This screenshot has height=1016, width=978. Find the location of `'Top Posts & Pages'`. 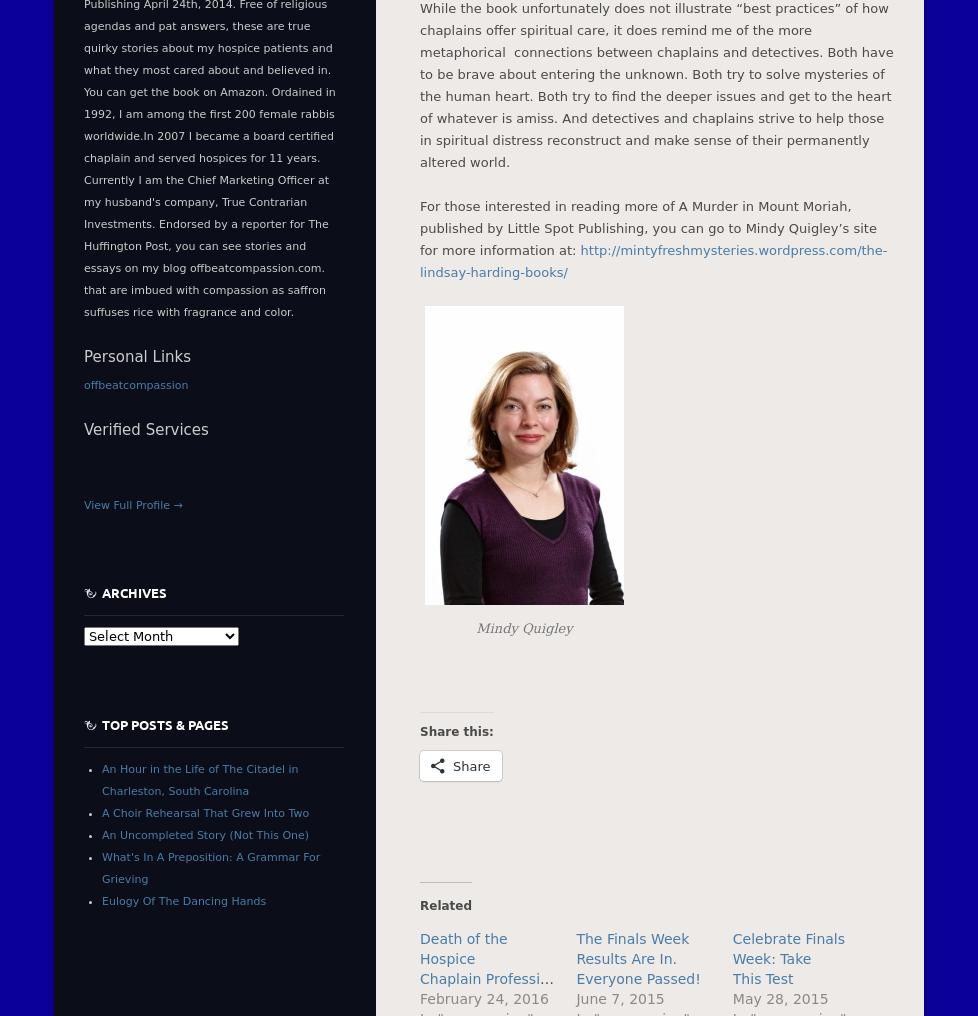

'Top Posts & Pages' is located at coordinates (165, 723).